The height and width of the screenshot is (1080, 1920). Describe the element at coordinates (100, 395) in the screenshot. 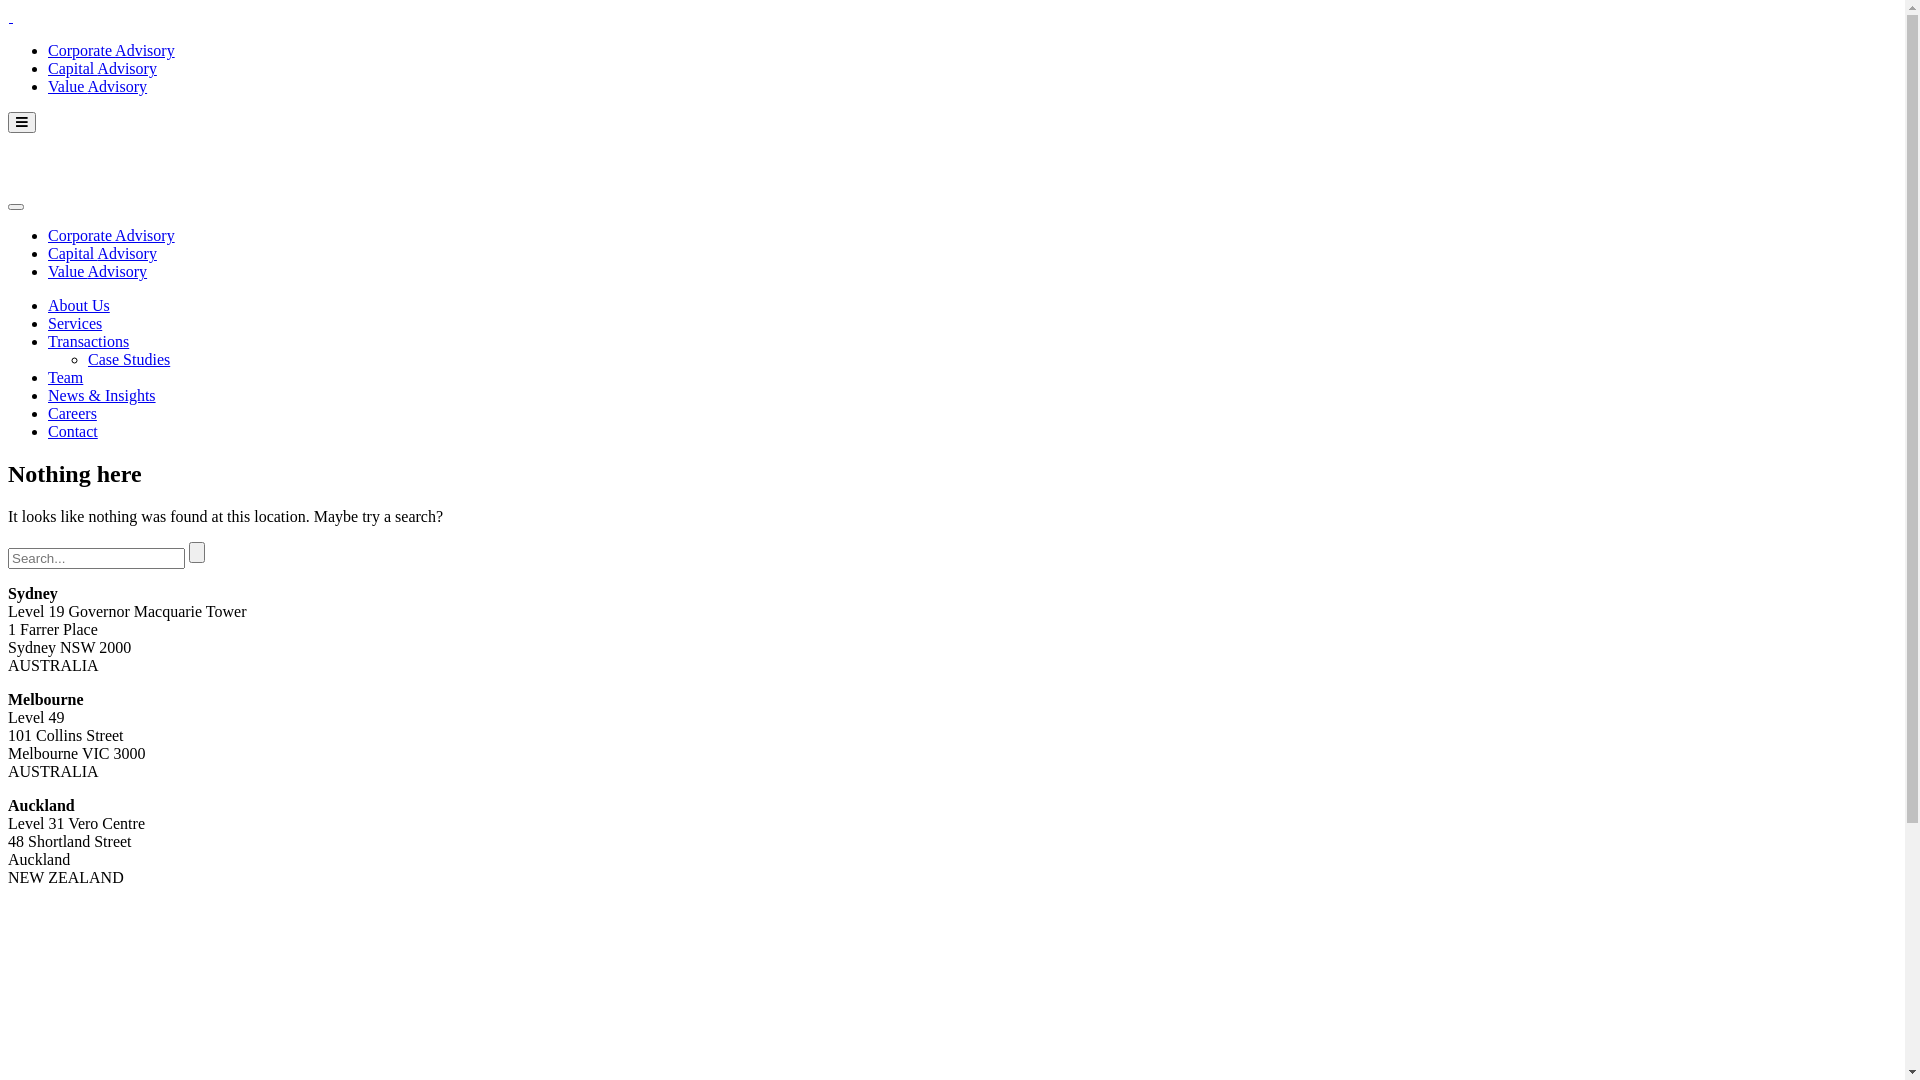

I see `'News & Insights'` at that location.